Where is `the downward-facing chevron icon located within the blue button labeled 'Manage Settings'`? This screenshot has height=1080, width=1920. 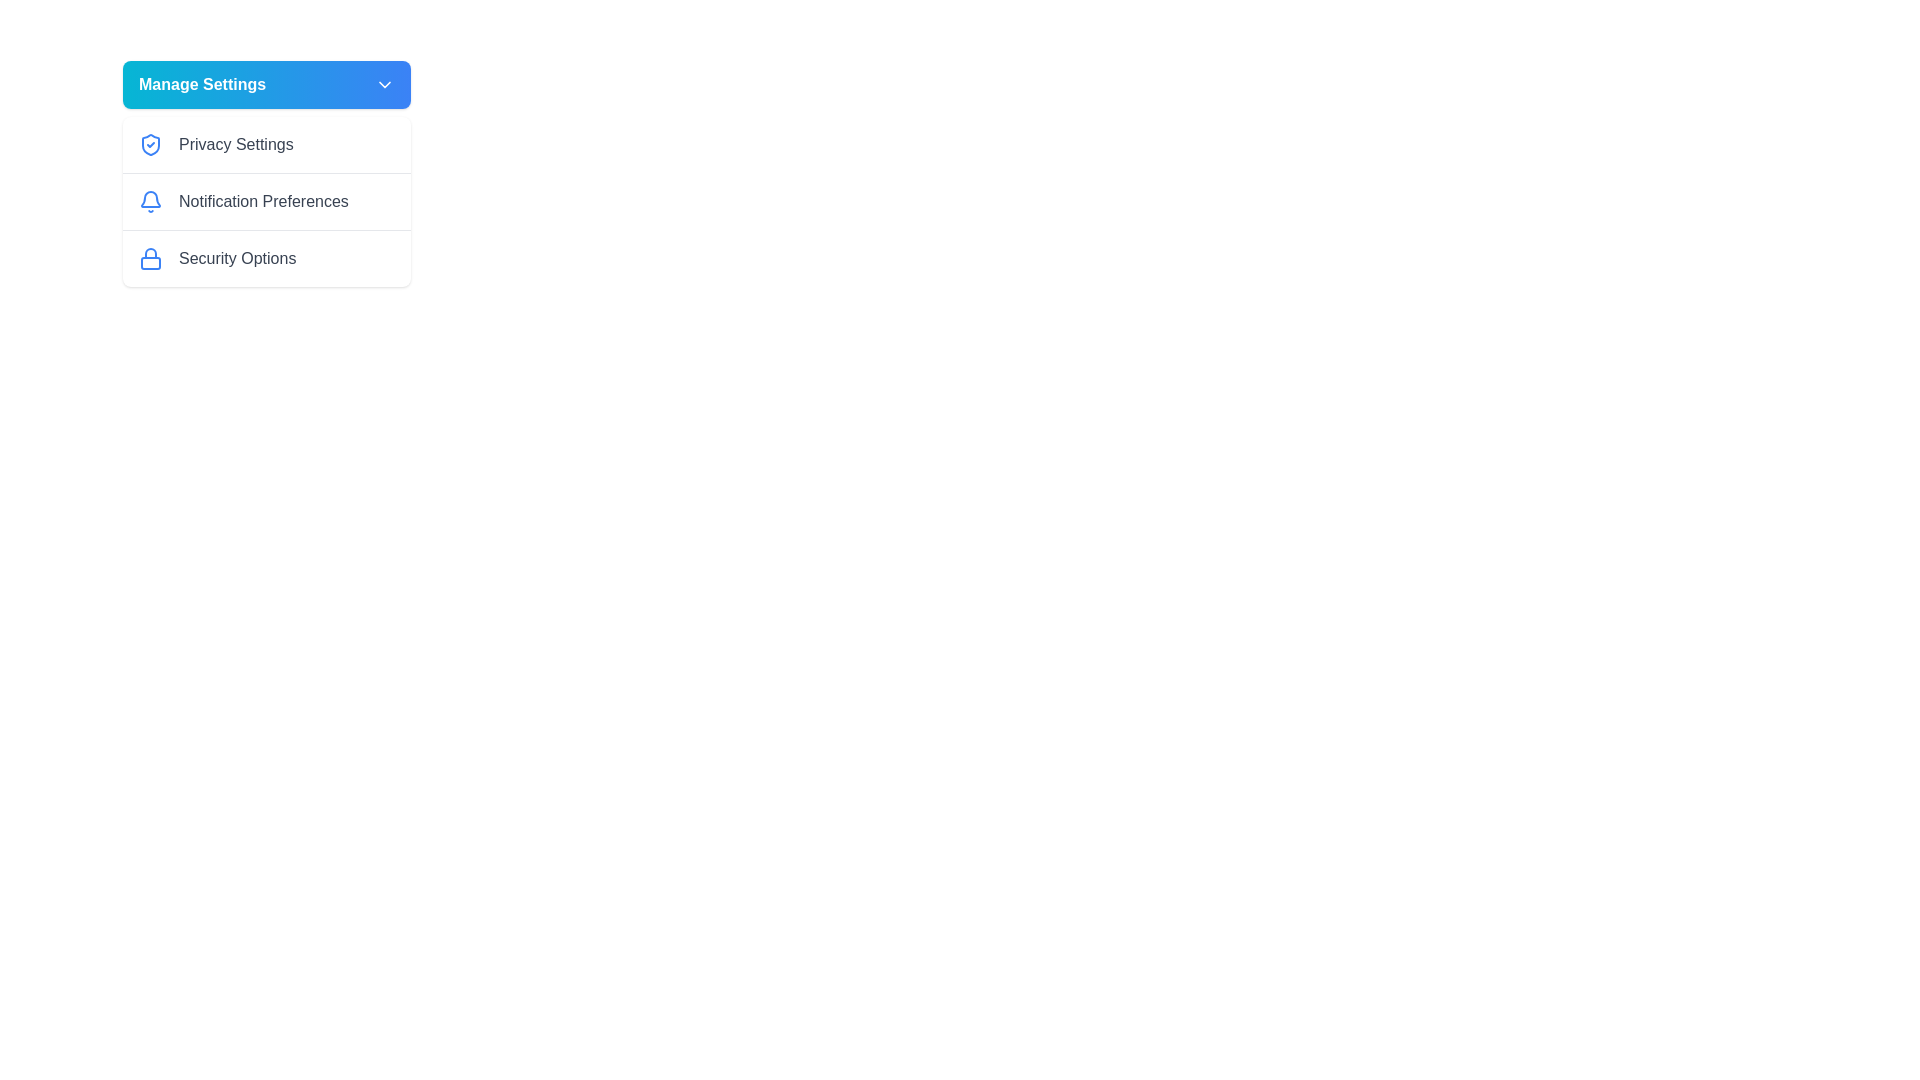
the downward-facing chevron icon located within the blue button labeled 'Manage Settings' is located at coordinates (384, 83).